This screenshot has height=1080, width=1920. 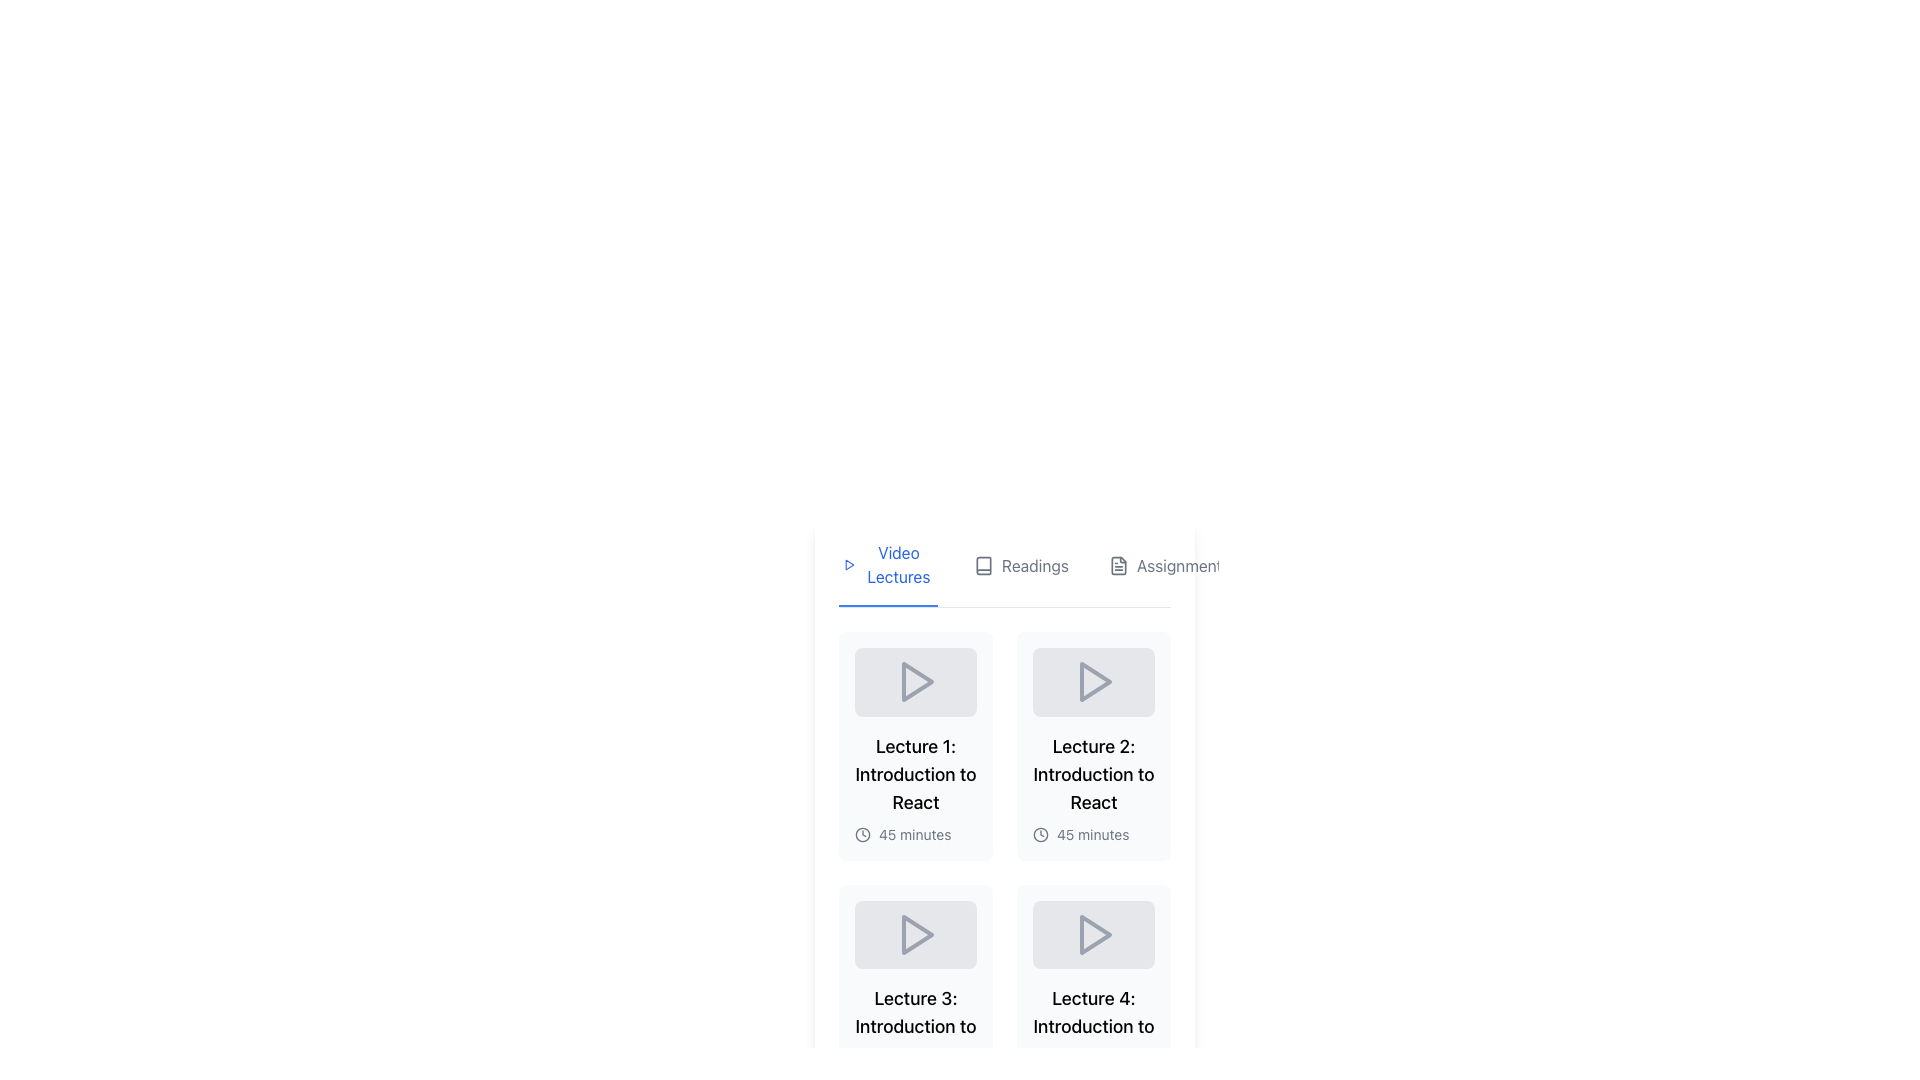 I want to click on the triangular play button icon located in the upper-left quadrant of the content section for 'Lecture 1: Introduction to React', so click(x=916, y=681).